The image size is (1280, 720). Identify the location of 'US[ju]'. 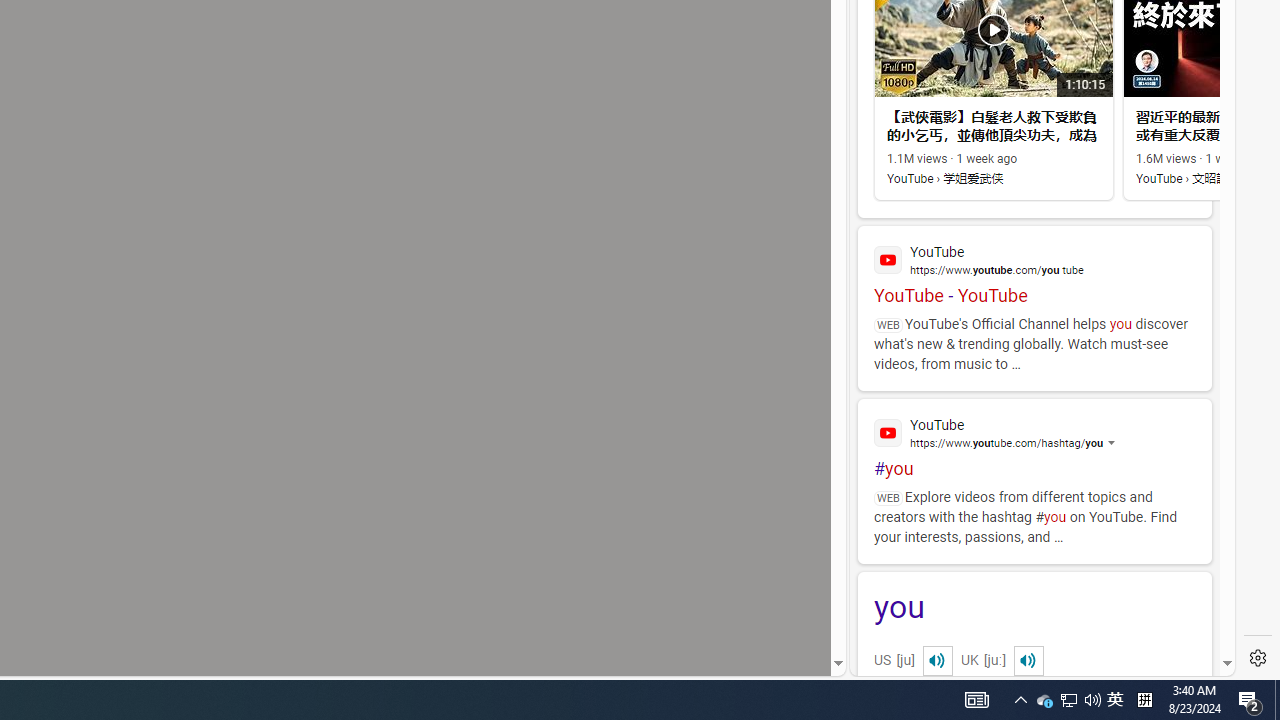
(916, 660).